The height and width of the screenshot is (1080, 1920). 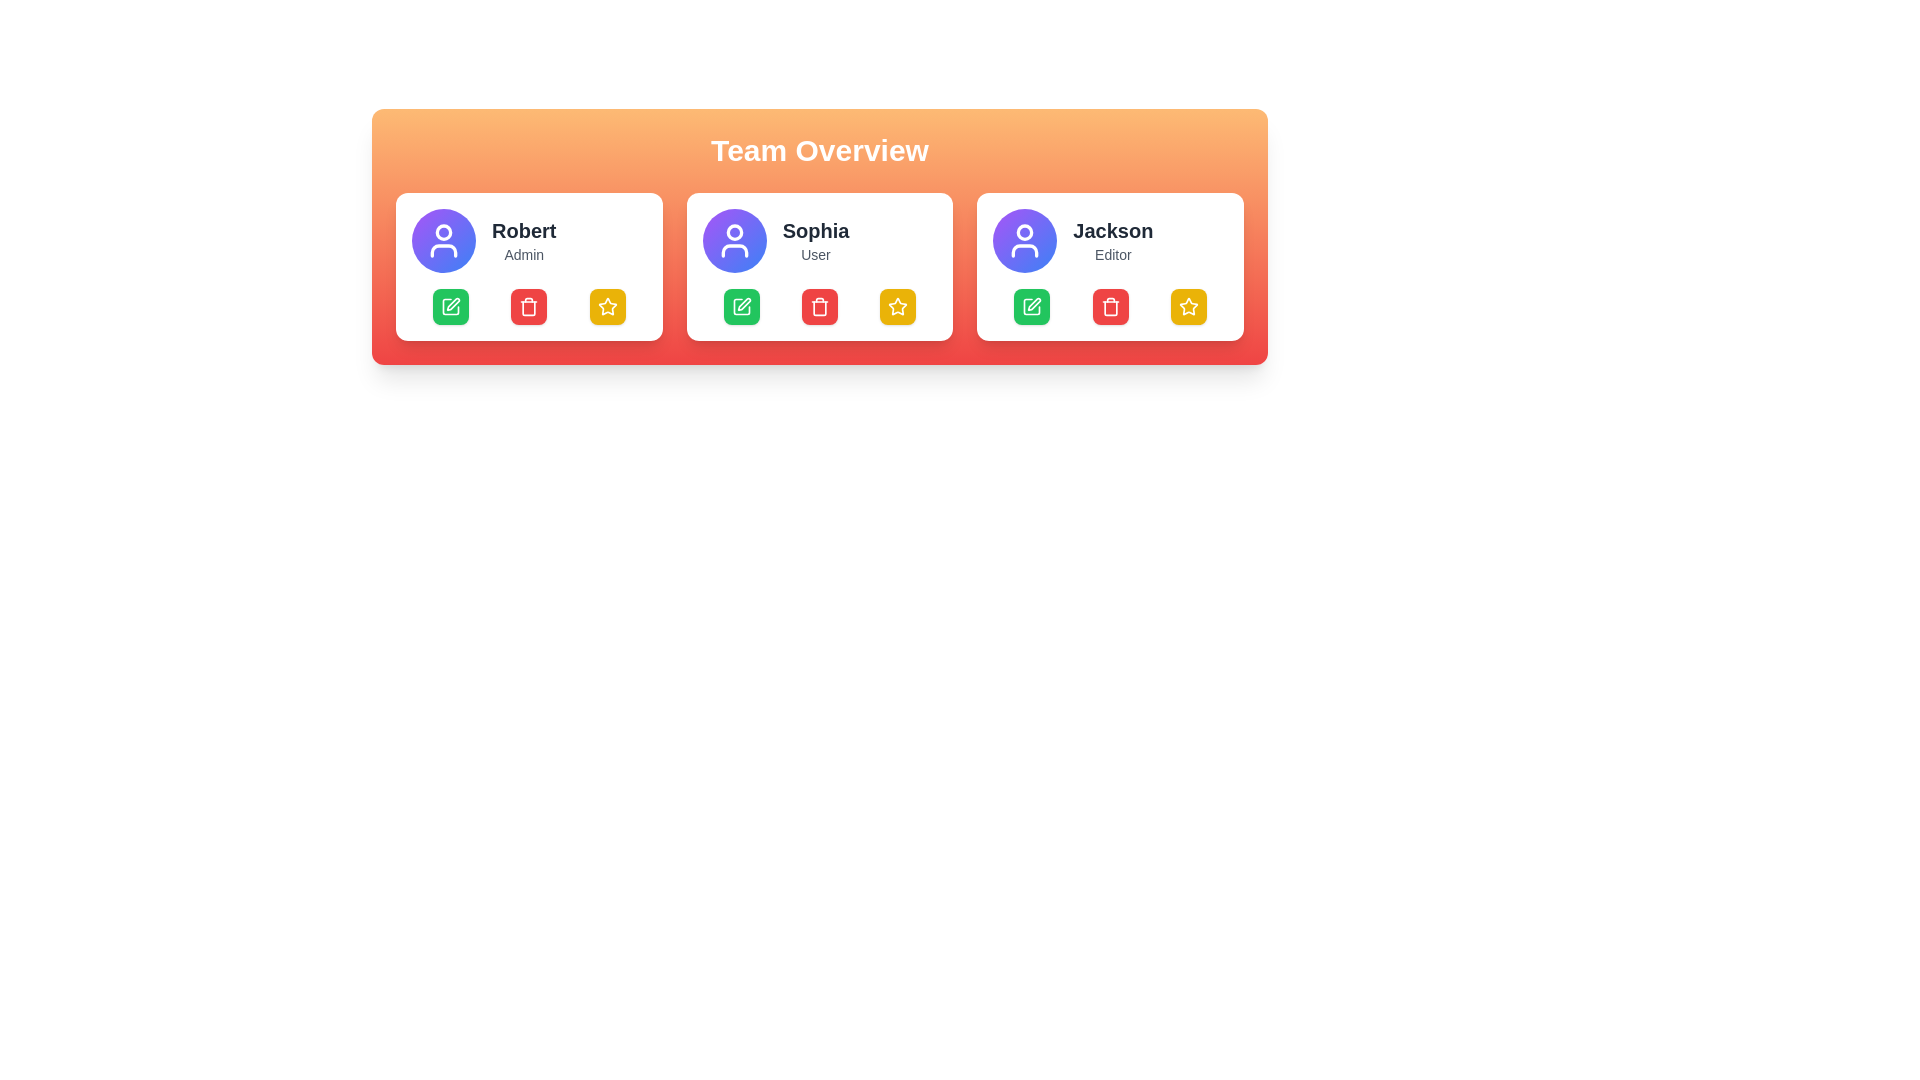 What do you see at coordinates (896, 305) in the screenshot?
I see `the gold star-shaped icon located at the bottom-right corner of the 'Sophia' user card in the 'Team Overview' section to mark the user as a favorite` at bounding box center [896, 305].